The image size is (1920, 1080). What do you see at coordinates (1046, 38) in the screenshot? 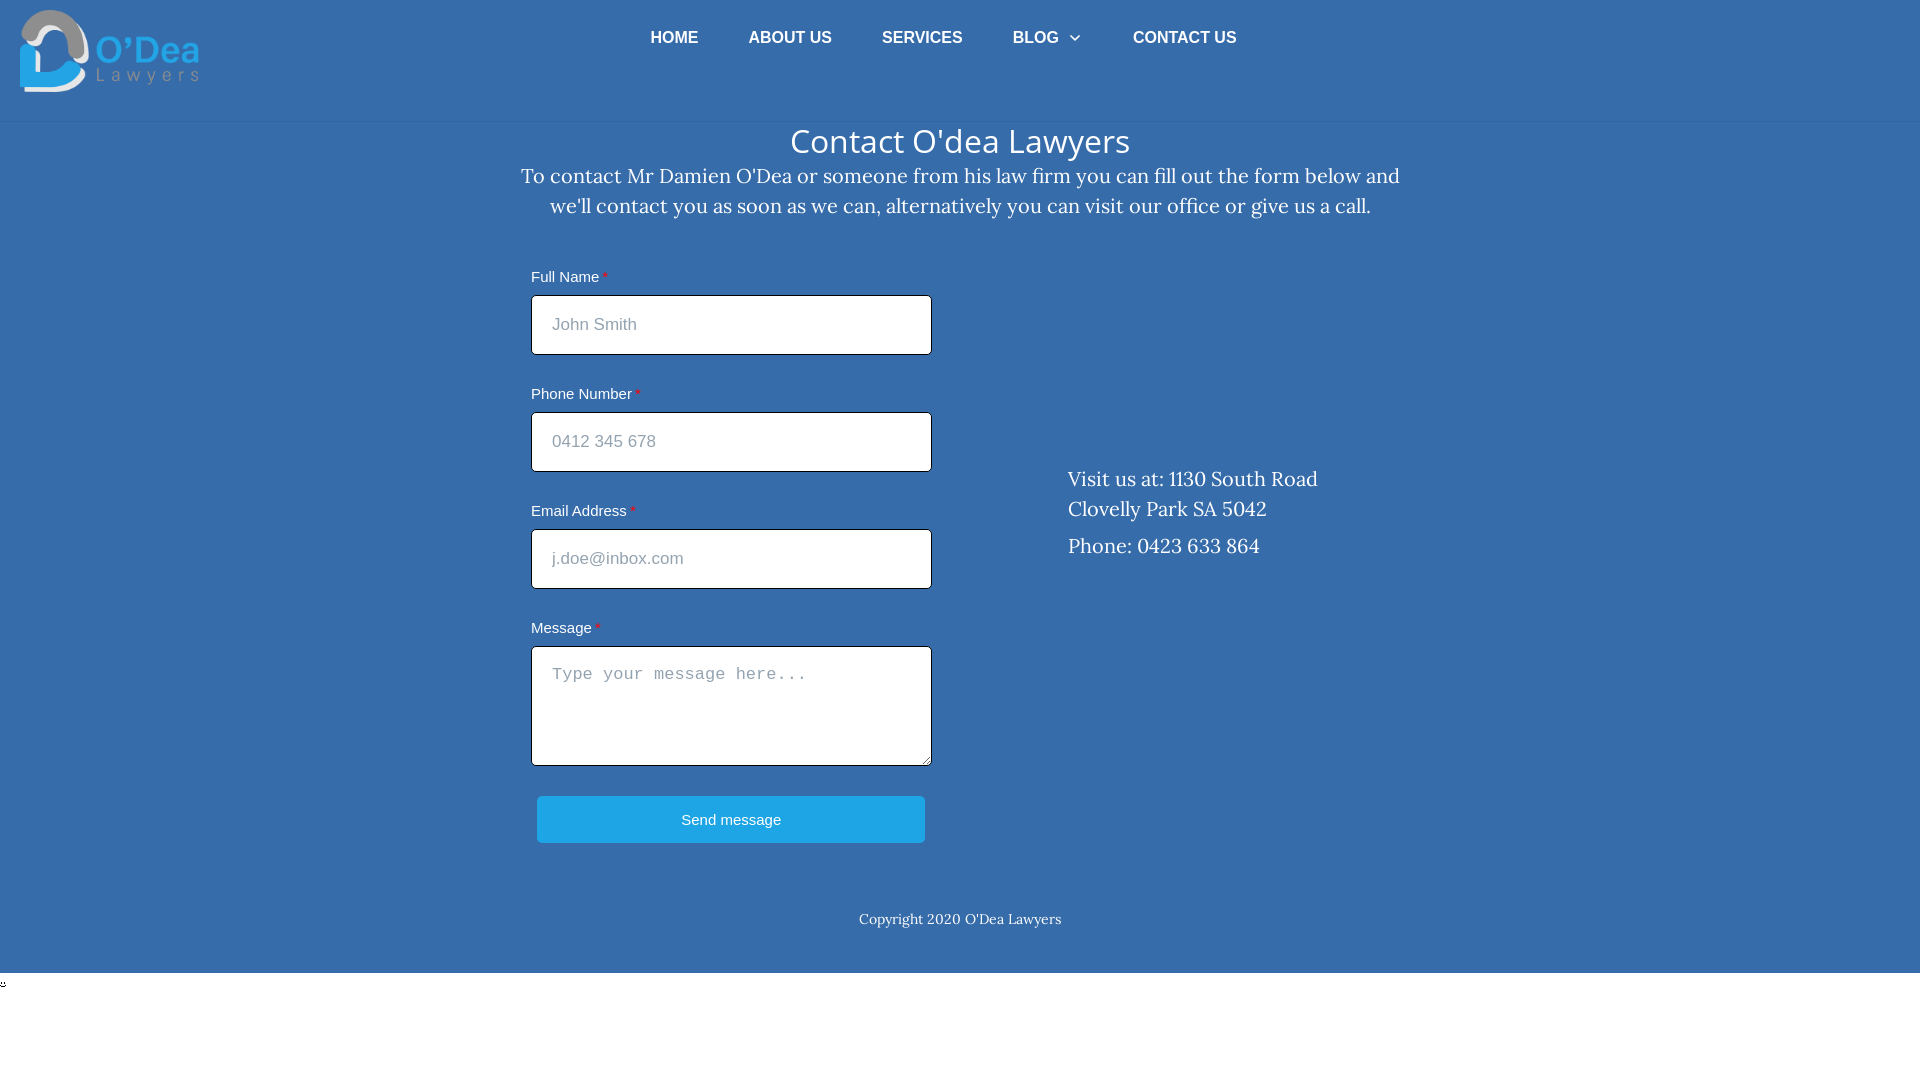
I see `'BLOG'` at bounding box center [1046, 38].